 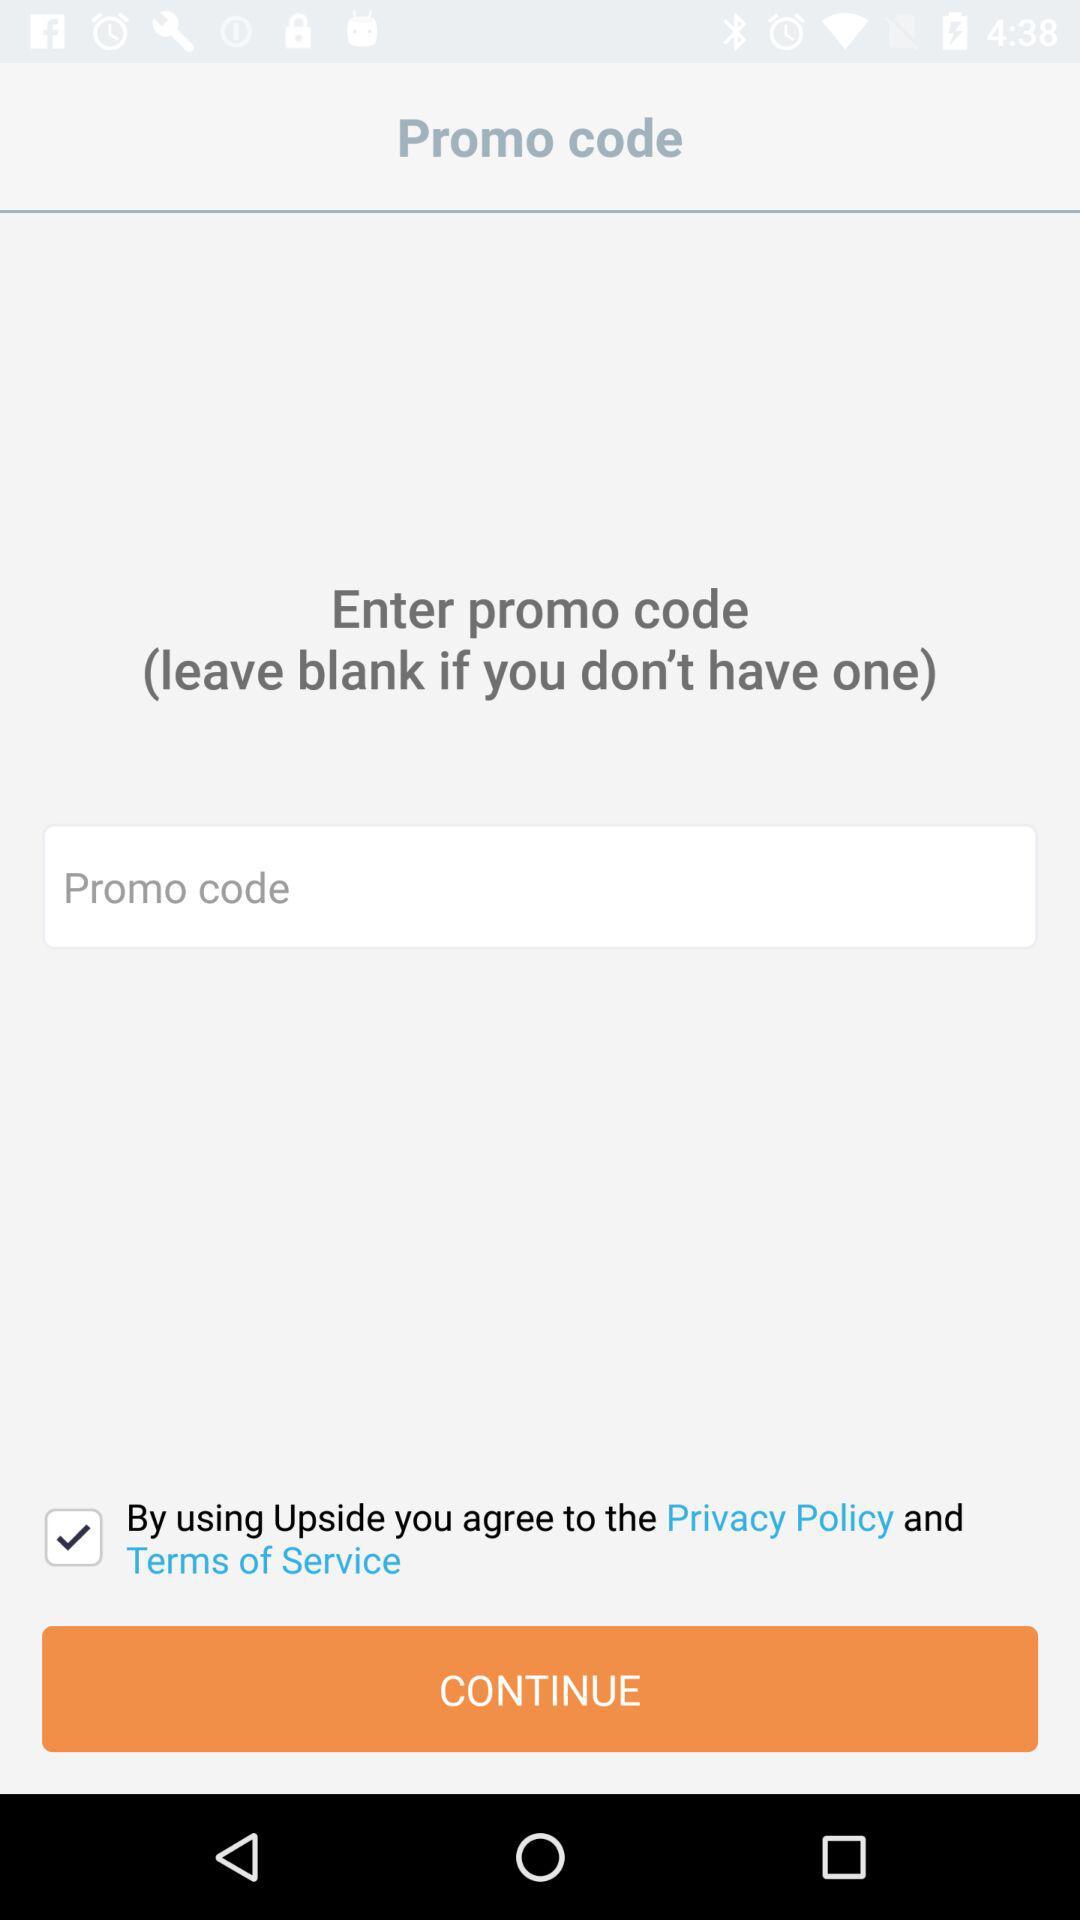 What do you see at coordinates (72, 1536) in the screenshot?
I see `the item to the left of by using upside item` at bounding box center [72, 1536].